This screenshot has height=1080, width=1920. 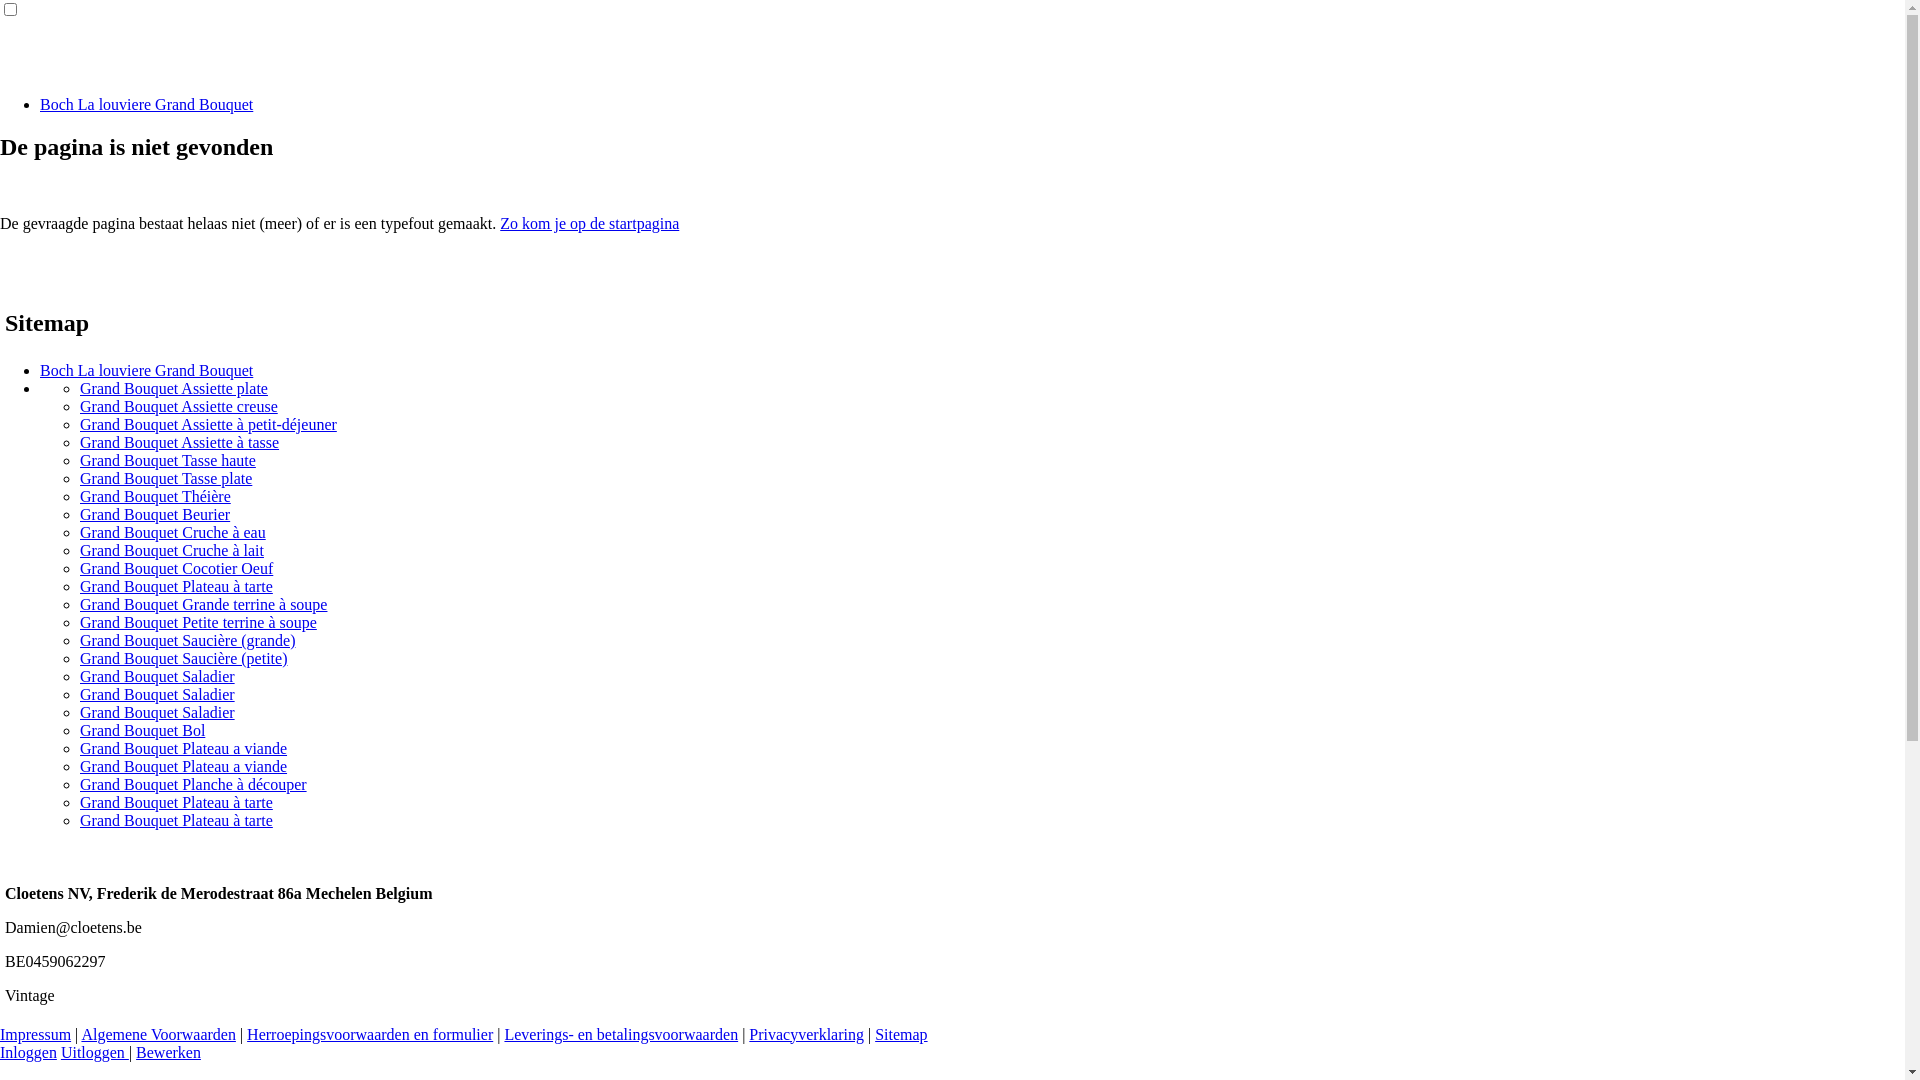 I want to click on 'Inloggen', so click(x=0, y=1051).